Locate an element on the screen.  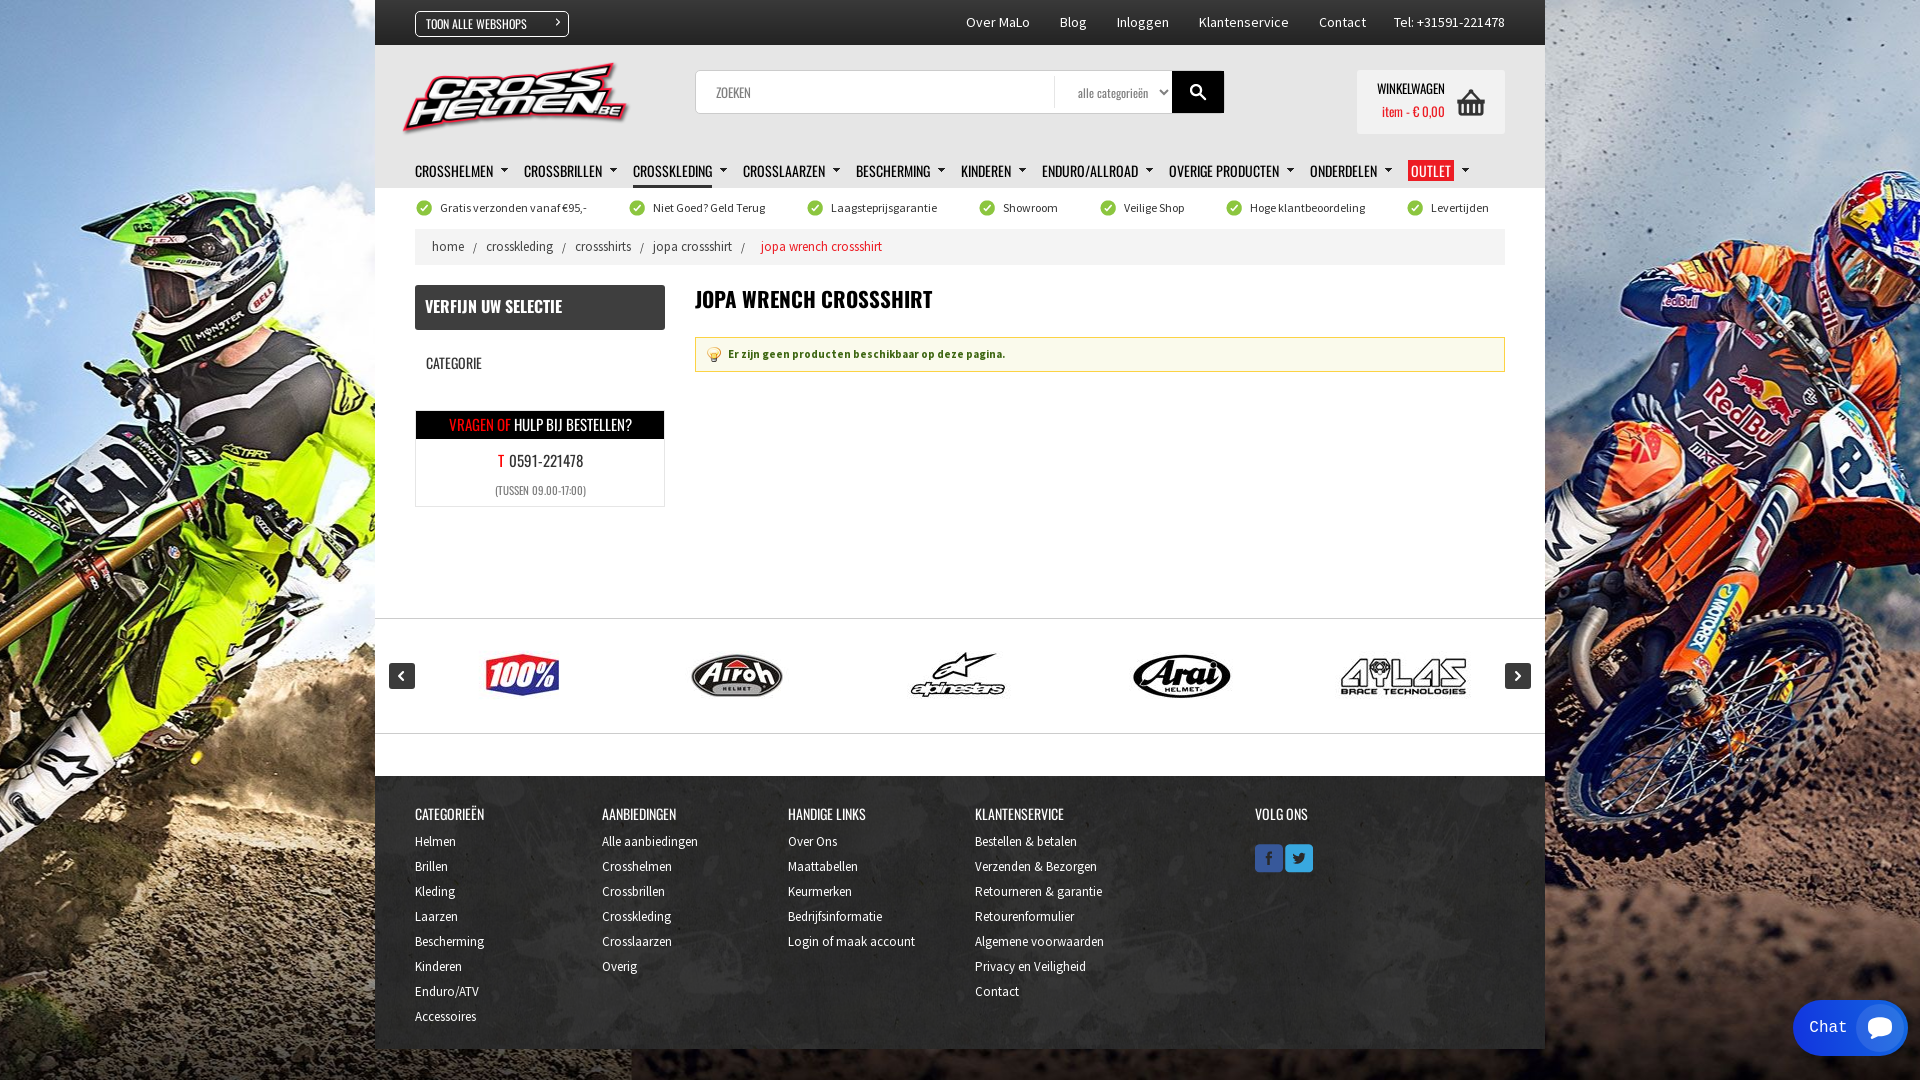
'OUTLET' is located at coordinates (1437, 169).